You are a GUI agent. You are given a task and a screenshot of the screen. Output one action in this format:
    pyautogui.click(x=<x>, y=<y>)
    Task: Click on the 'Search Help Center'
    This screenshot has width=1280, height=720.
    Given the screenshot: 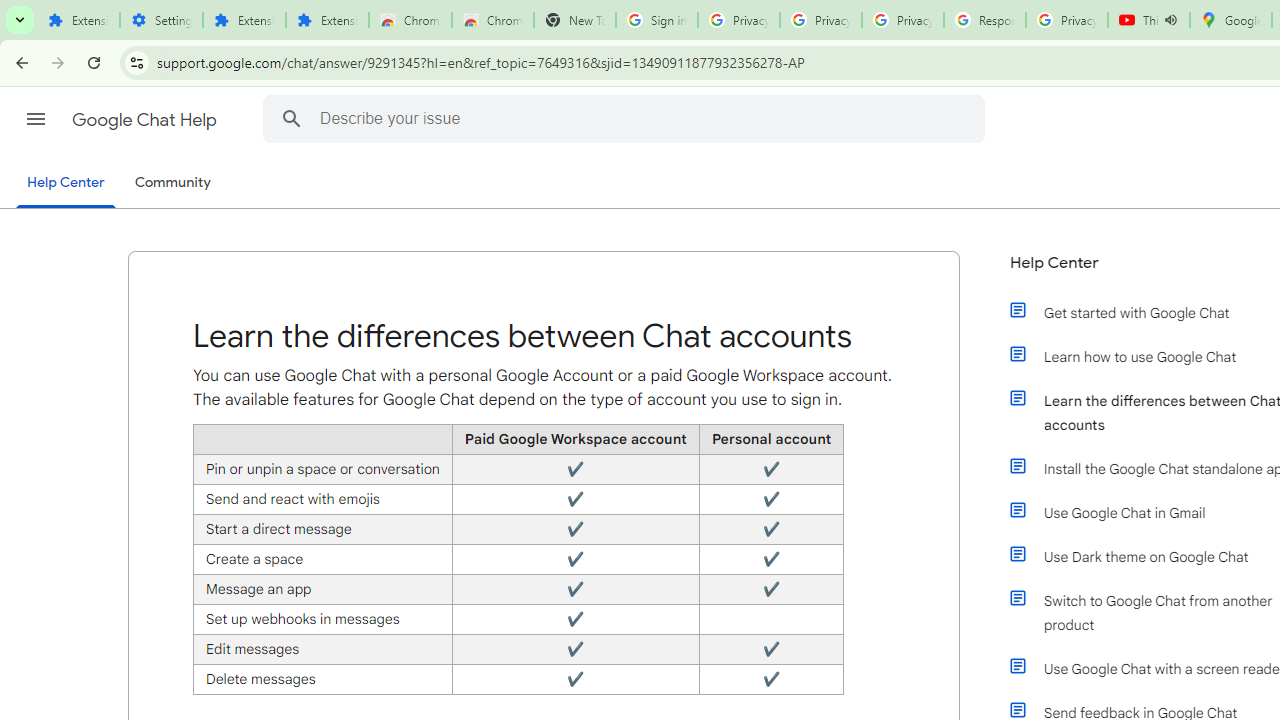 What is the action you would take?
    pyautogui.click(x=290, y=118)
    